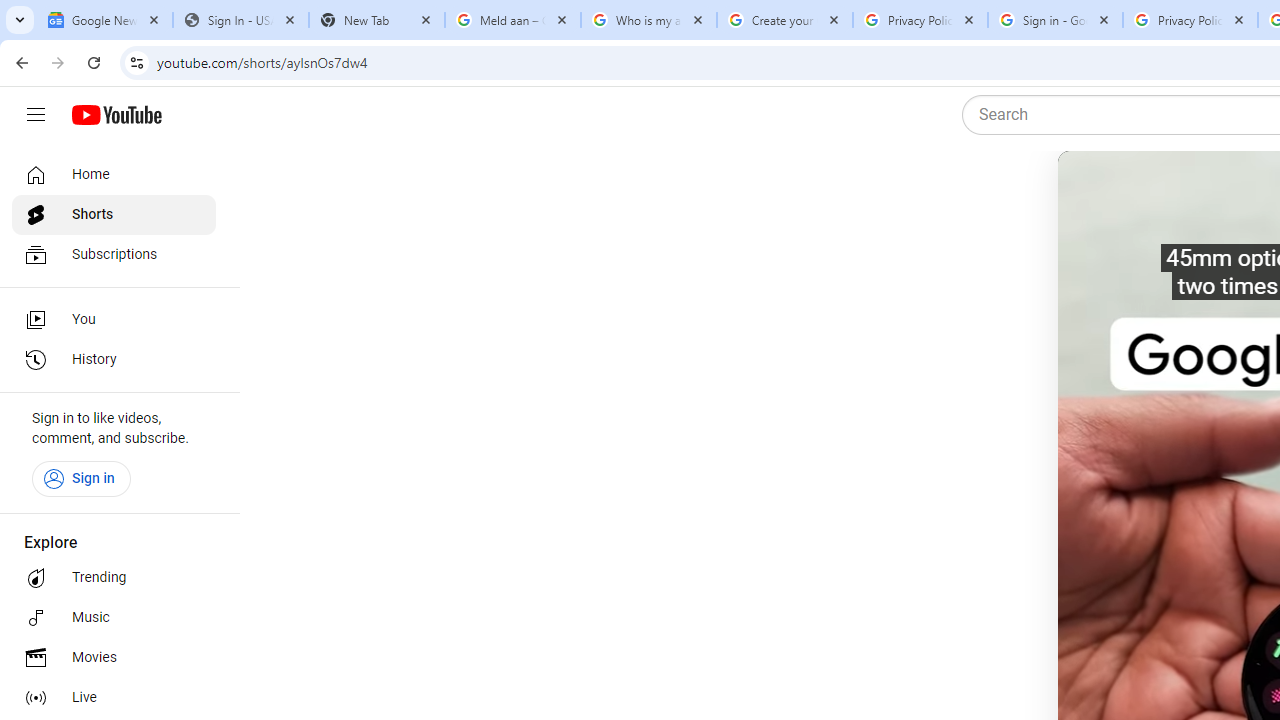 This screenshot has height=720, width=1280. Describe the element at coordinates (240, 20) in the screenshot. I see `'Sign In - USA TODAY'` at that location.